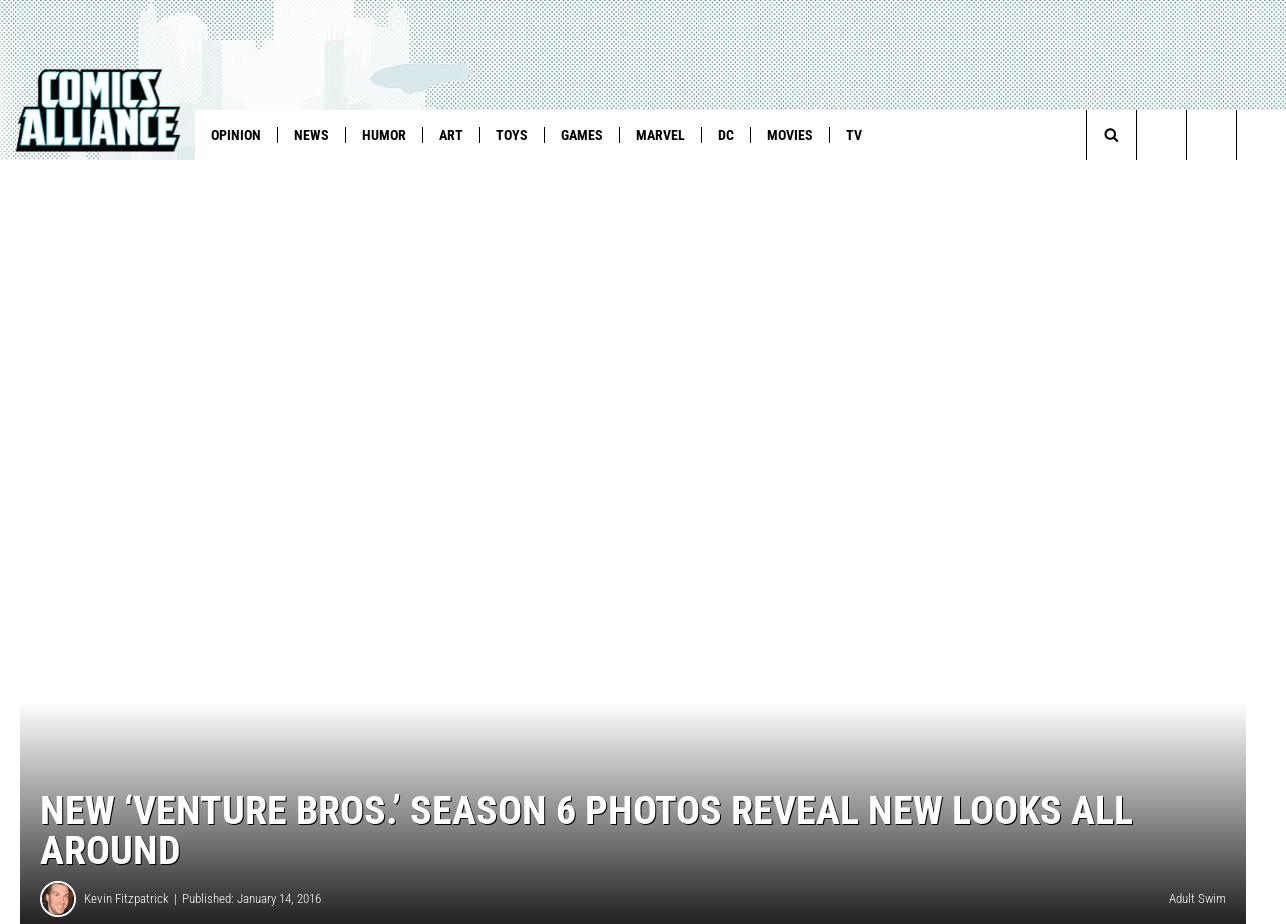 The height and width of the screenshot is (924, 1286). I want to click on 'Humor', so click(381, 134).